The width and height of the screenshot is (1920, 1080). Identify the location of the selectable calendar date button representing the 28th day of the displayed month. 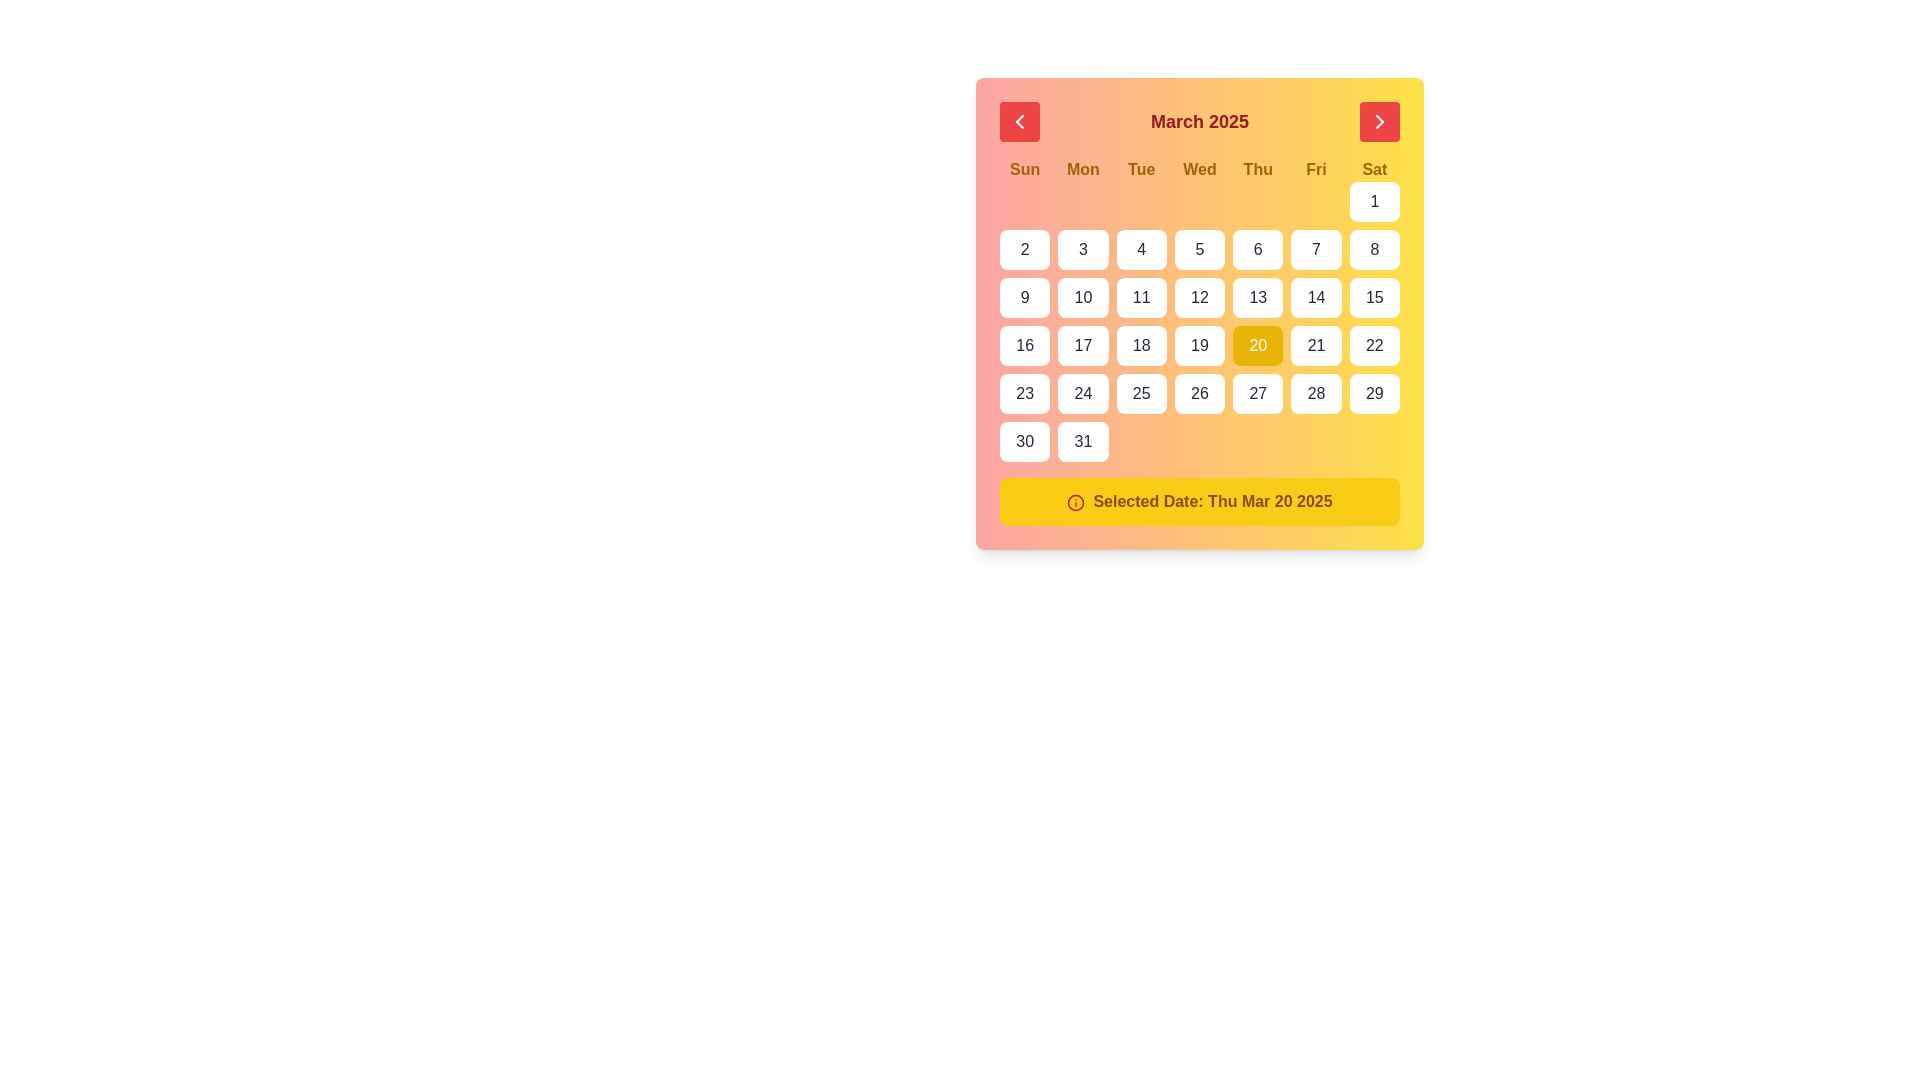
(1316, 393).